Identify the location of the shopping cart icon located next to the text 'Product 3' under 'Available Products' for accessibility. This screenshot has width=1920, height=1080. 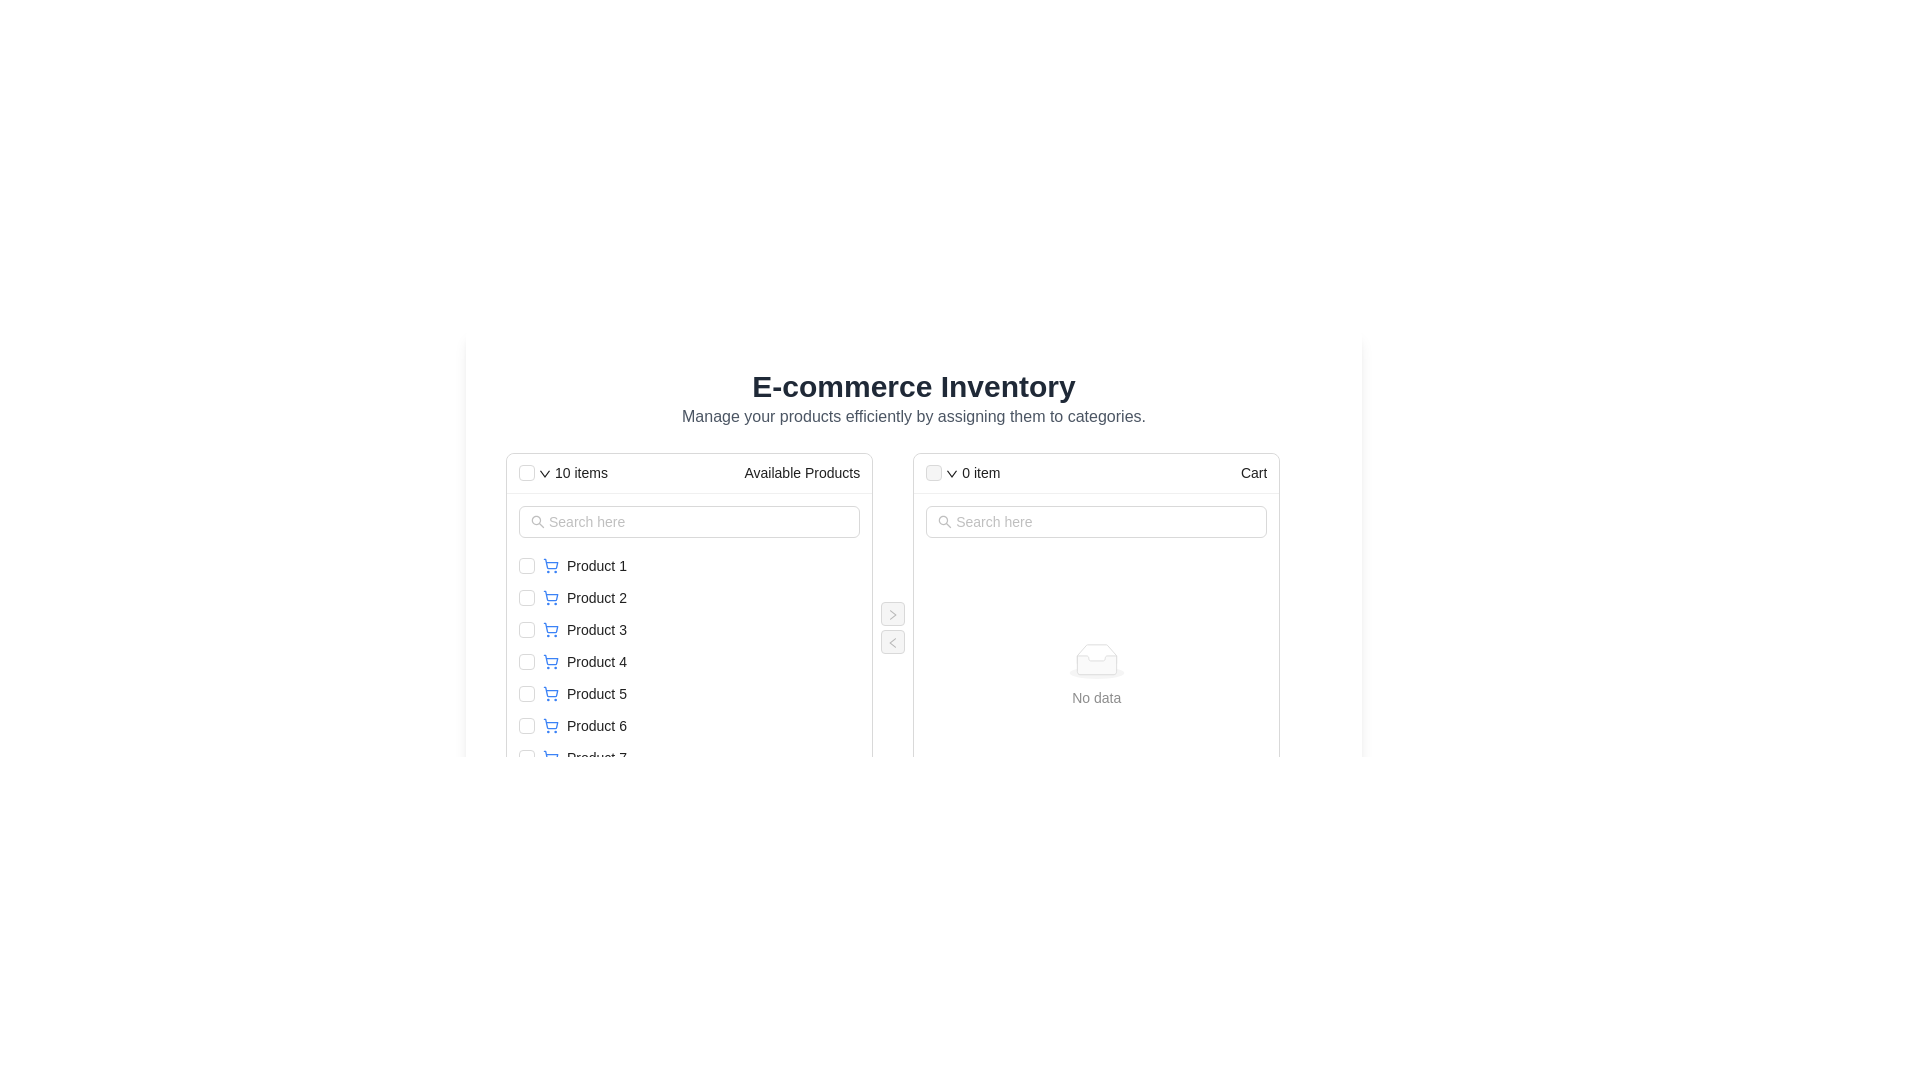
(551, 628).